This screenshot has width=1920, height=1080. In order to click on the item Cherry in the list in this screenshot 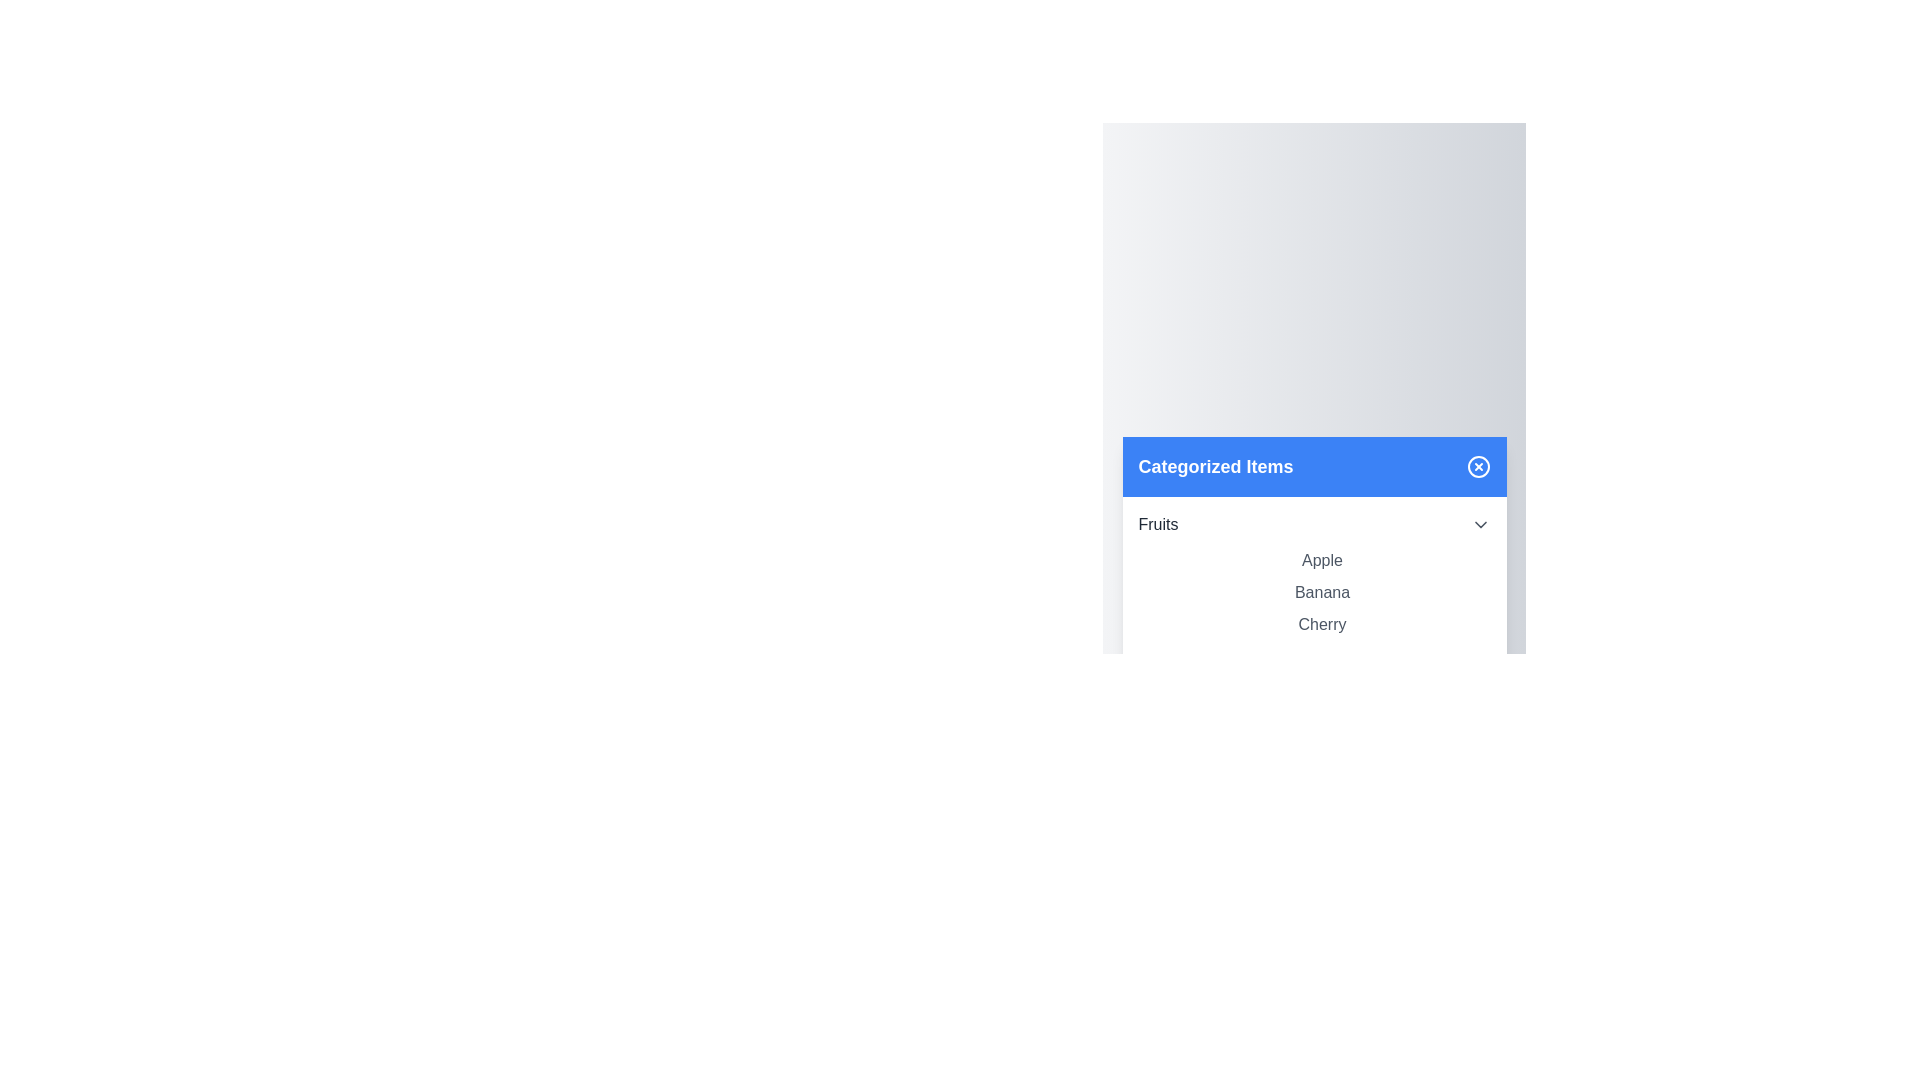, I will do `click(1322, 623)`.